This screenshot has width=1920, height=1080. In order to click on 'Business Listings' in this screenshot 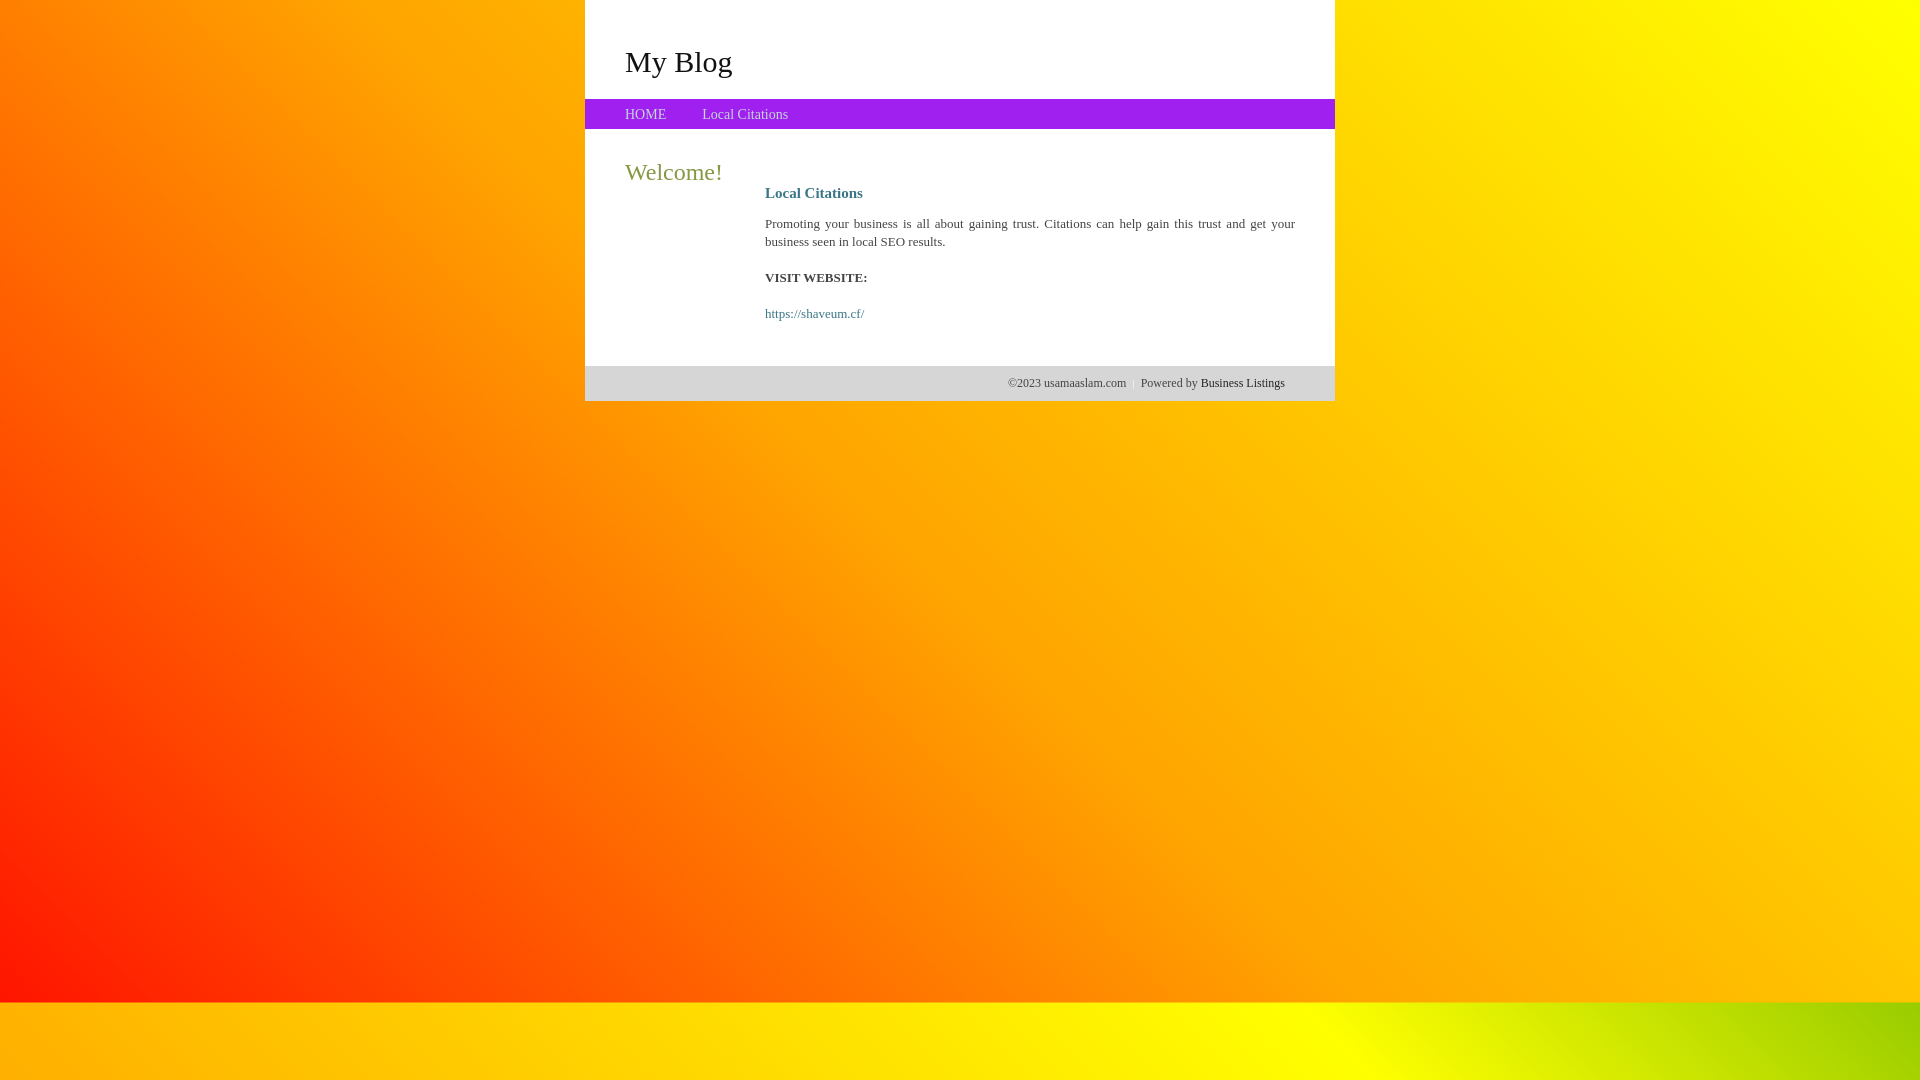, I will do `click(1200, 382)`.